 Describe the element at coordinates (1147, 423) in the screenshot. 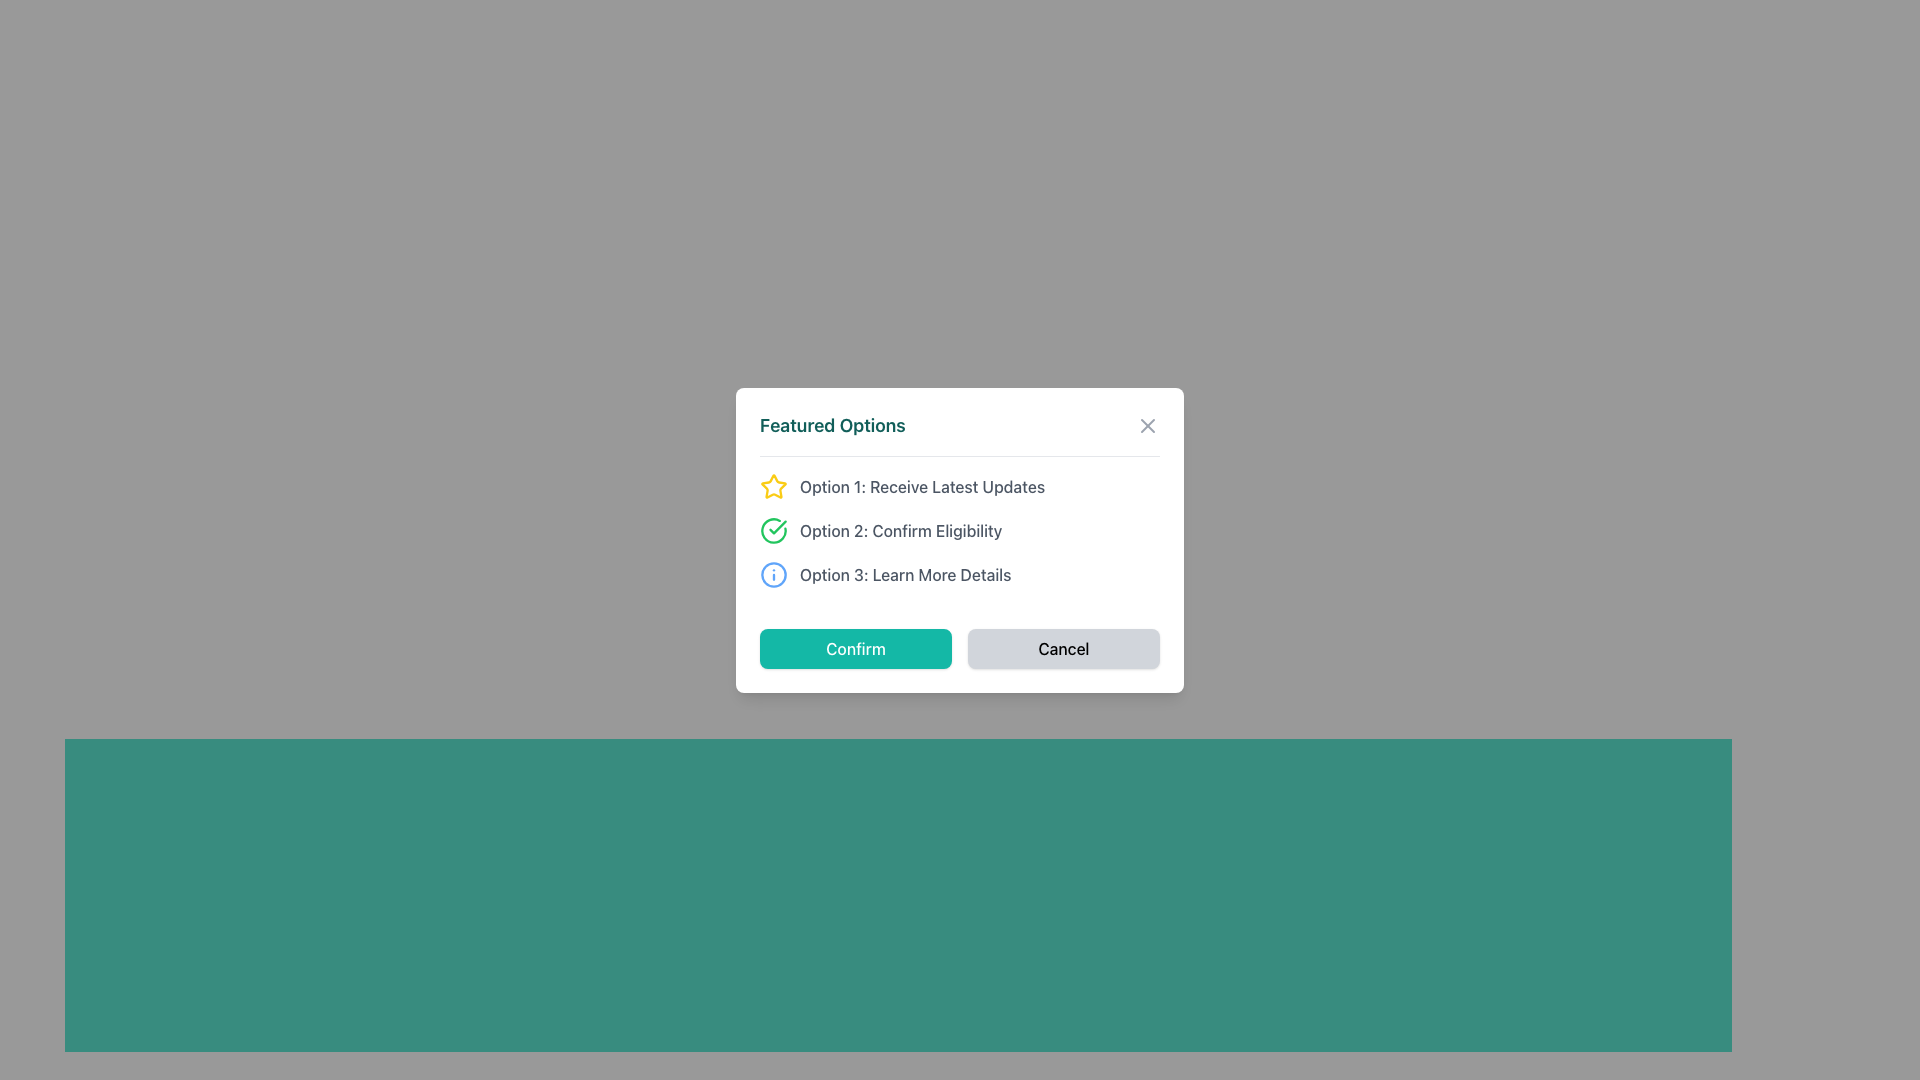

I see `the 'X' icon button located at the top-right corner of the 'Featured Options' modal box` at that location.